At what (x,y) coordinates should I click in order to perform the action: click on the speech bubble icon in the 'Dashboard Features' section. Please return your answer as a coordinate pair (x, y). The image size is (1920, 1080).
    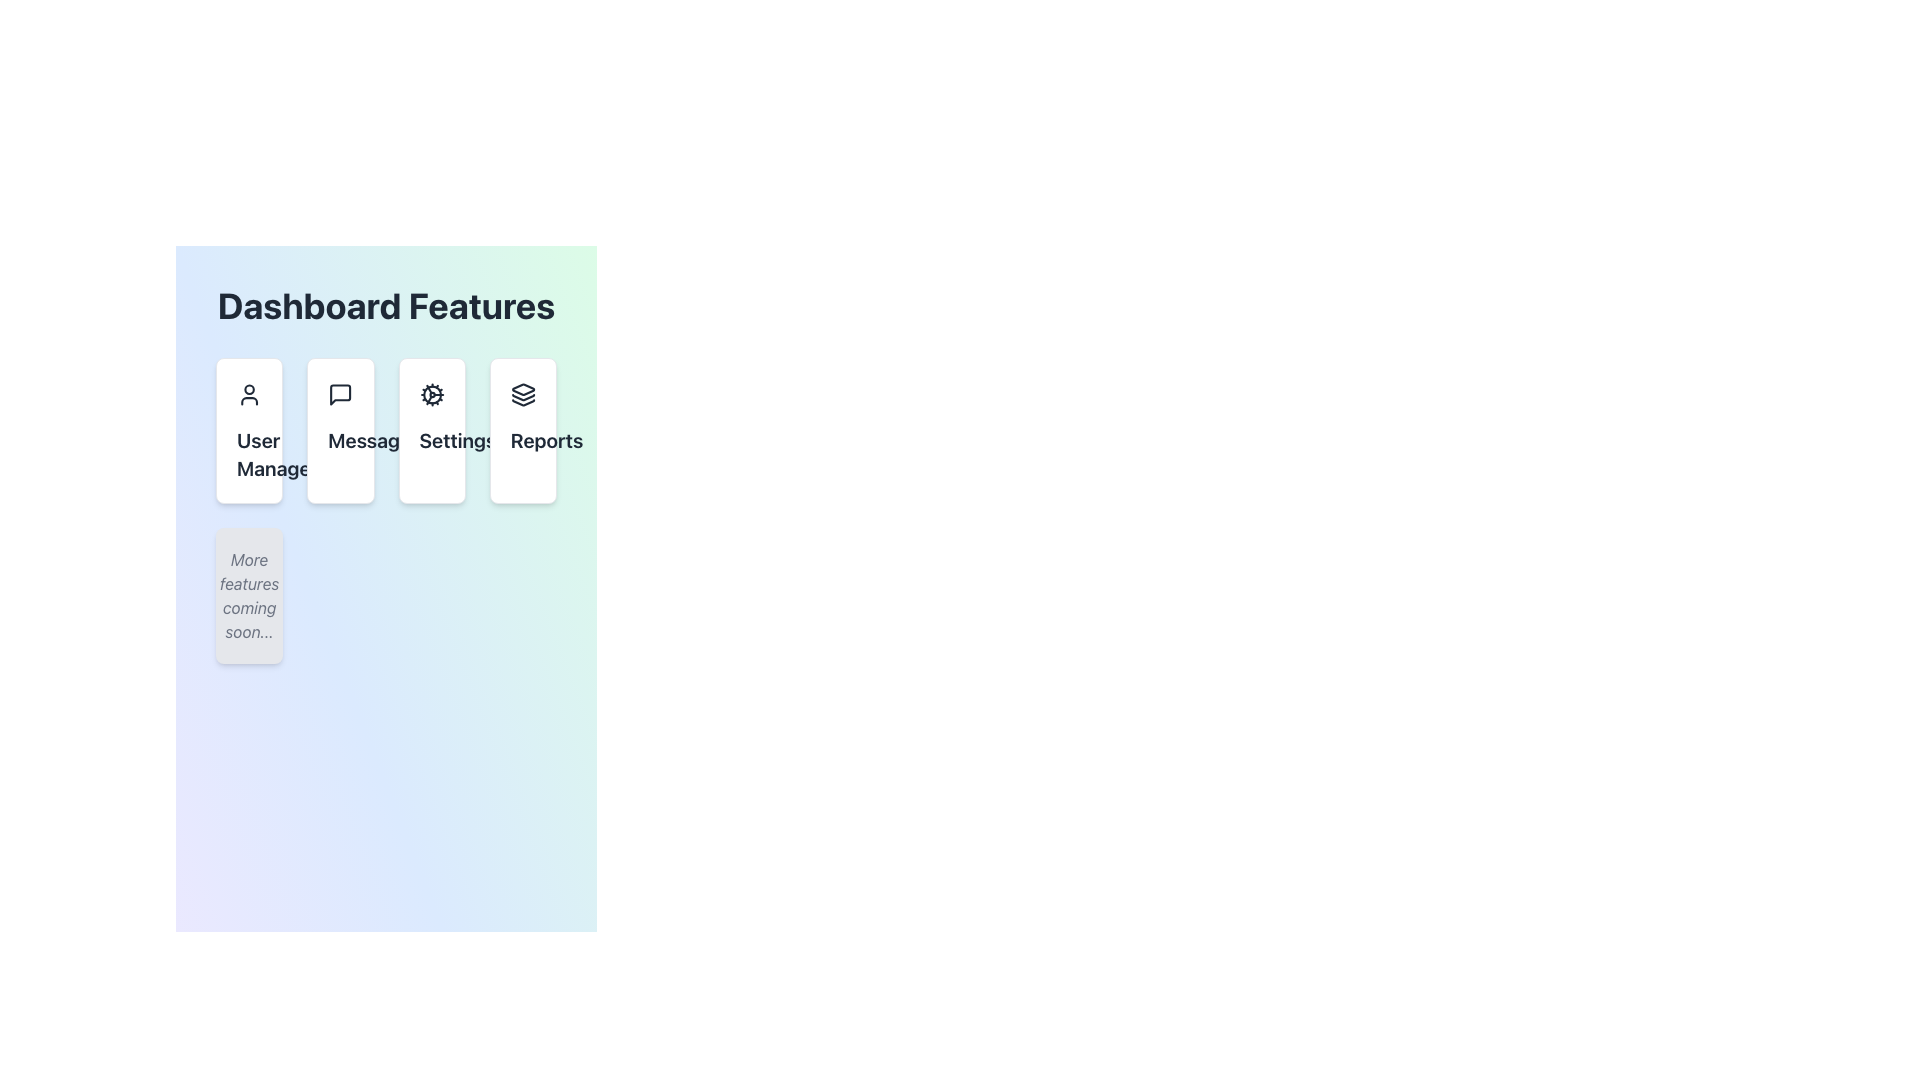
    Looking at the image, I should click on (340, 394).